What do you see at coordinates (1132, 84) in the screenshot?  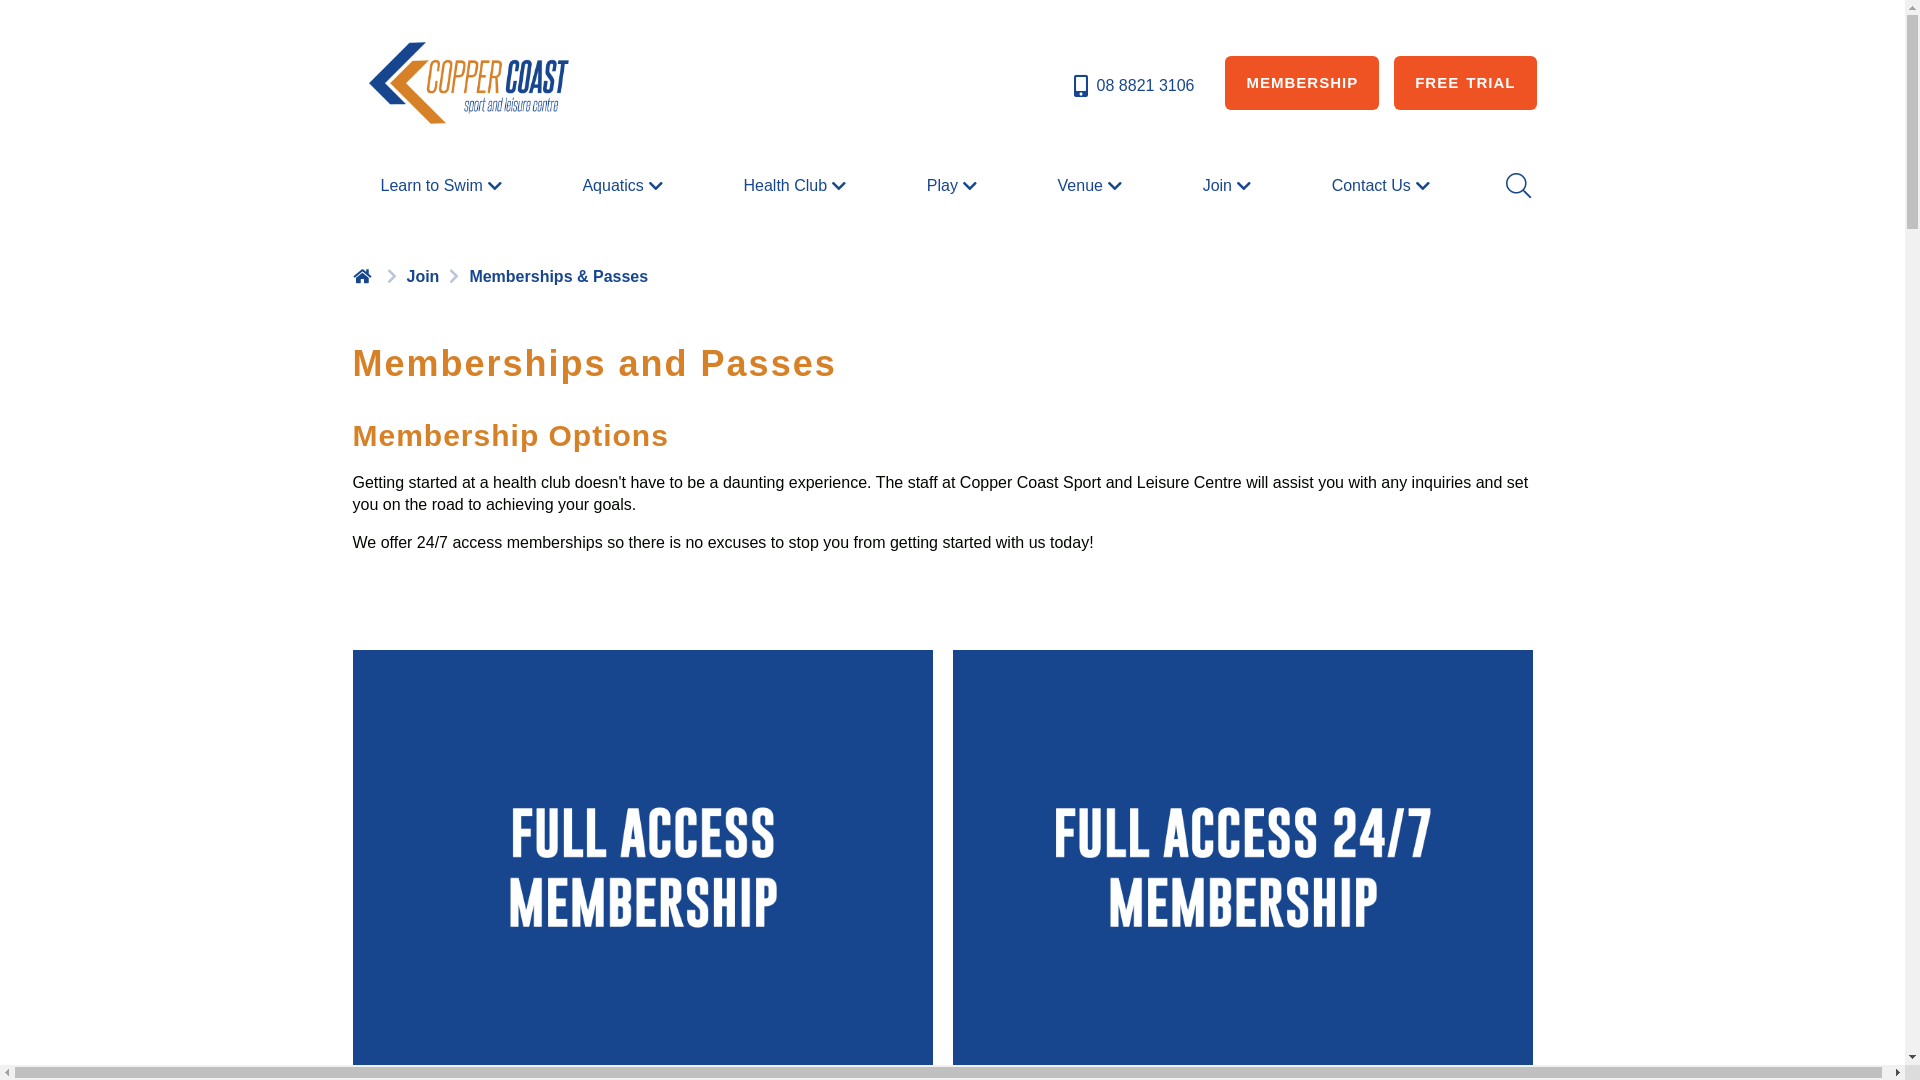 I see `'08 8821 3106'` at bounding box center [1132, 84].